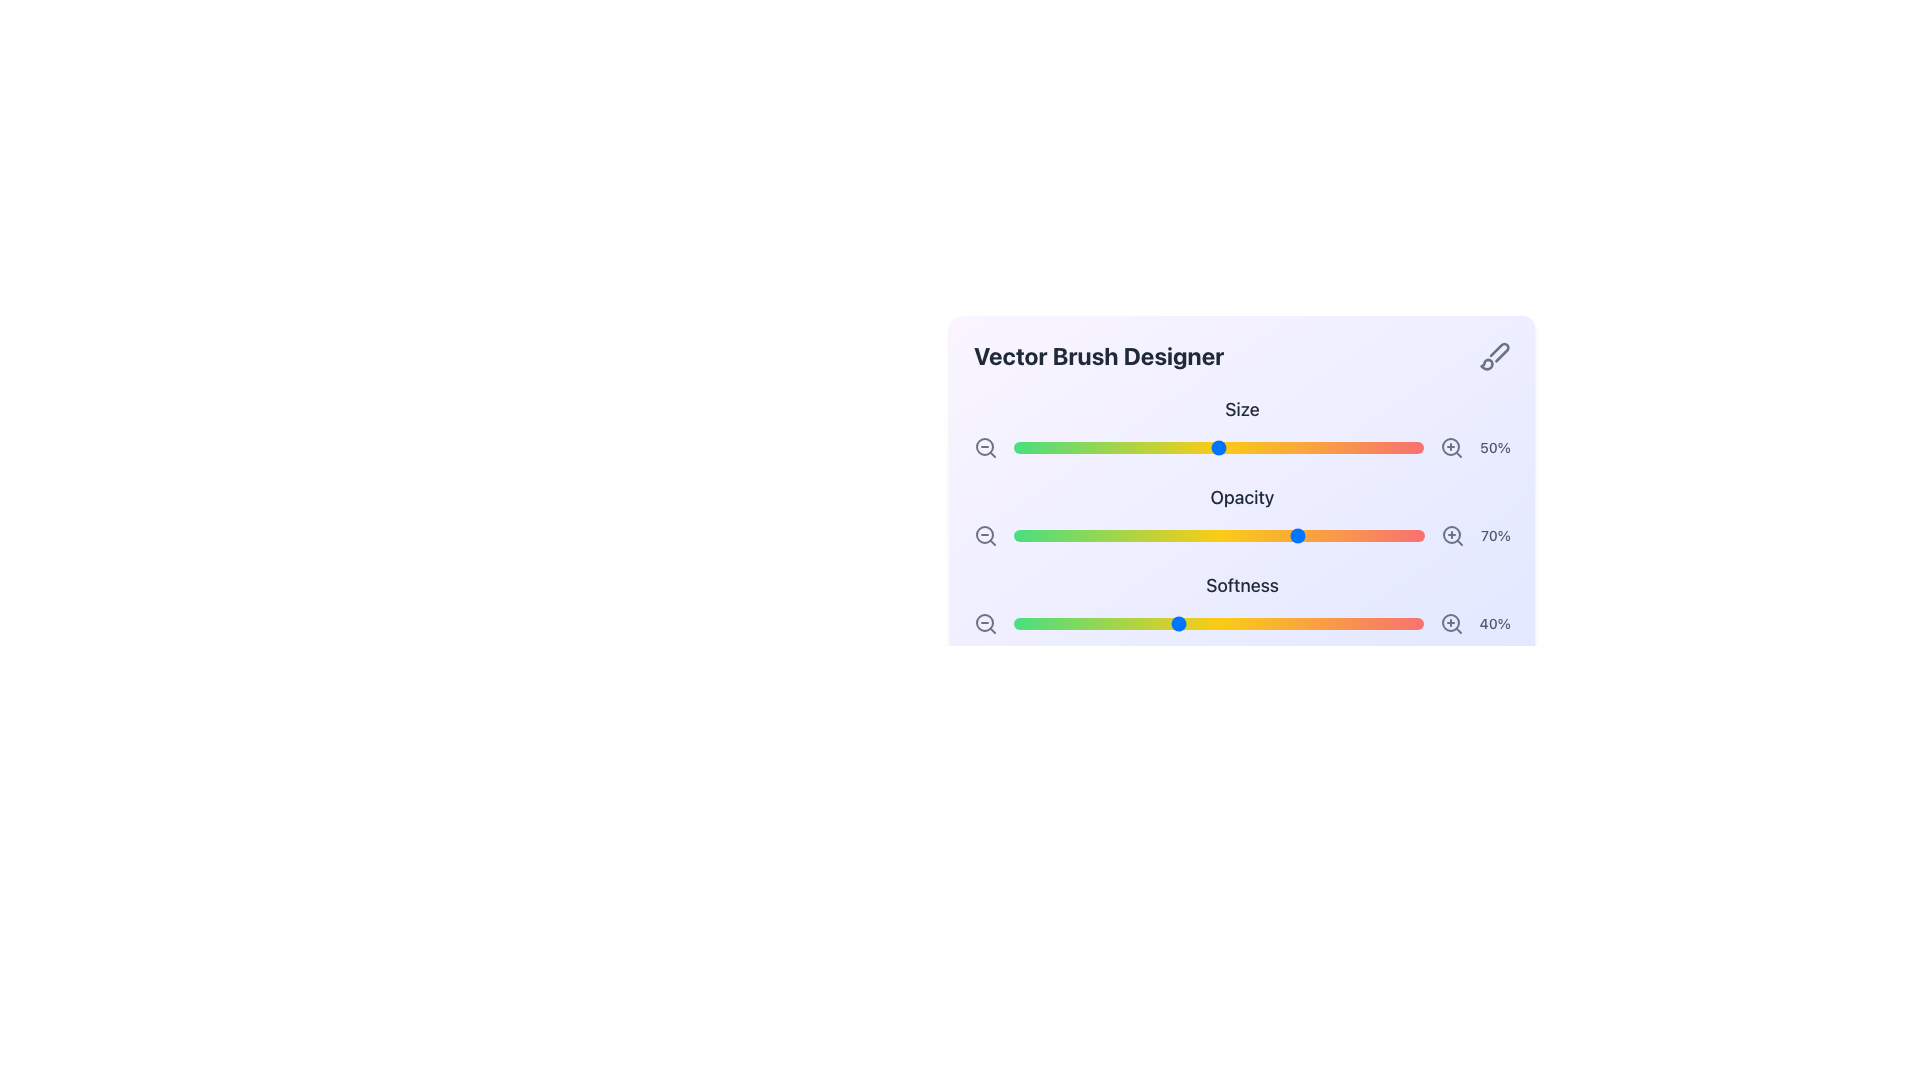 This screenshot has width=1920, height=1080. I want to click on the size, so click(1062, 446).